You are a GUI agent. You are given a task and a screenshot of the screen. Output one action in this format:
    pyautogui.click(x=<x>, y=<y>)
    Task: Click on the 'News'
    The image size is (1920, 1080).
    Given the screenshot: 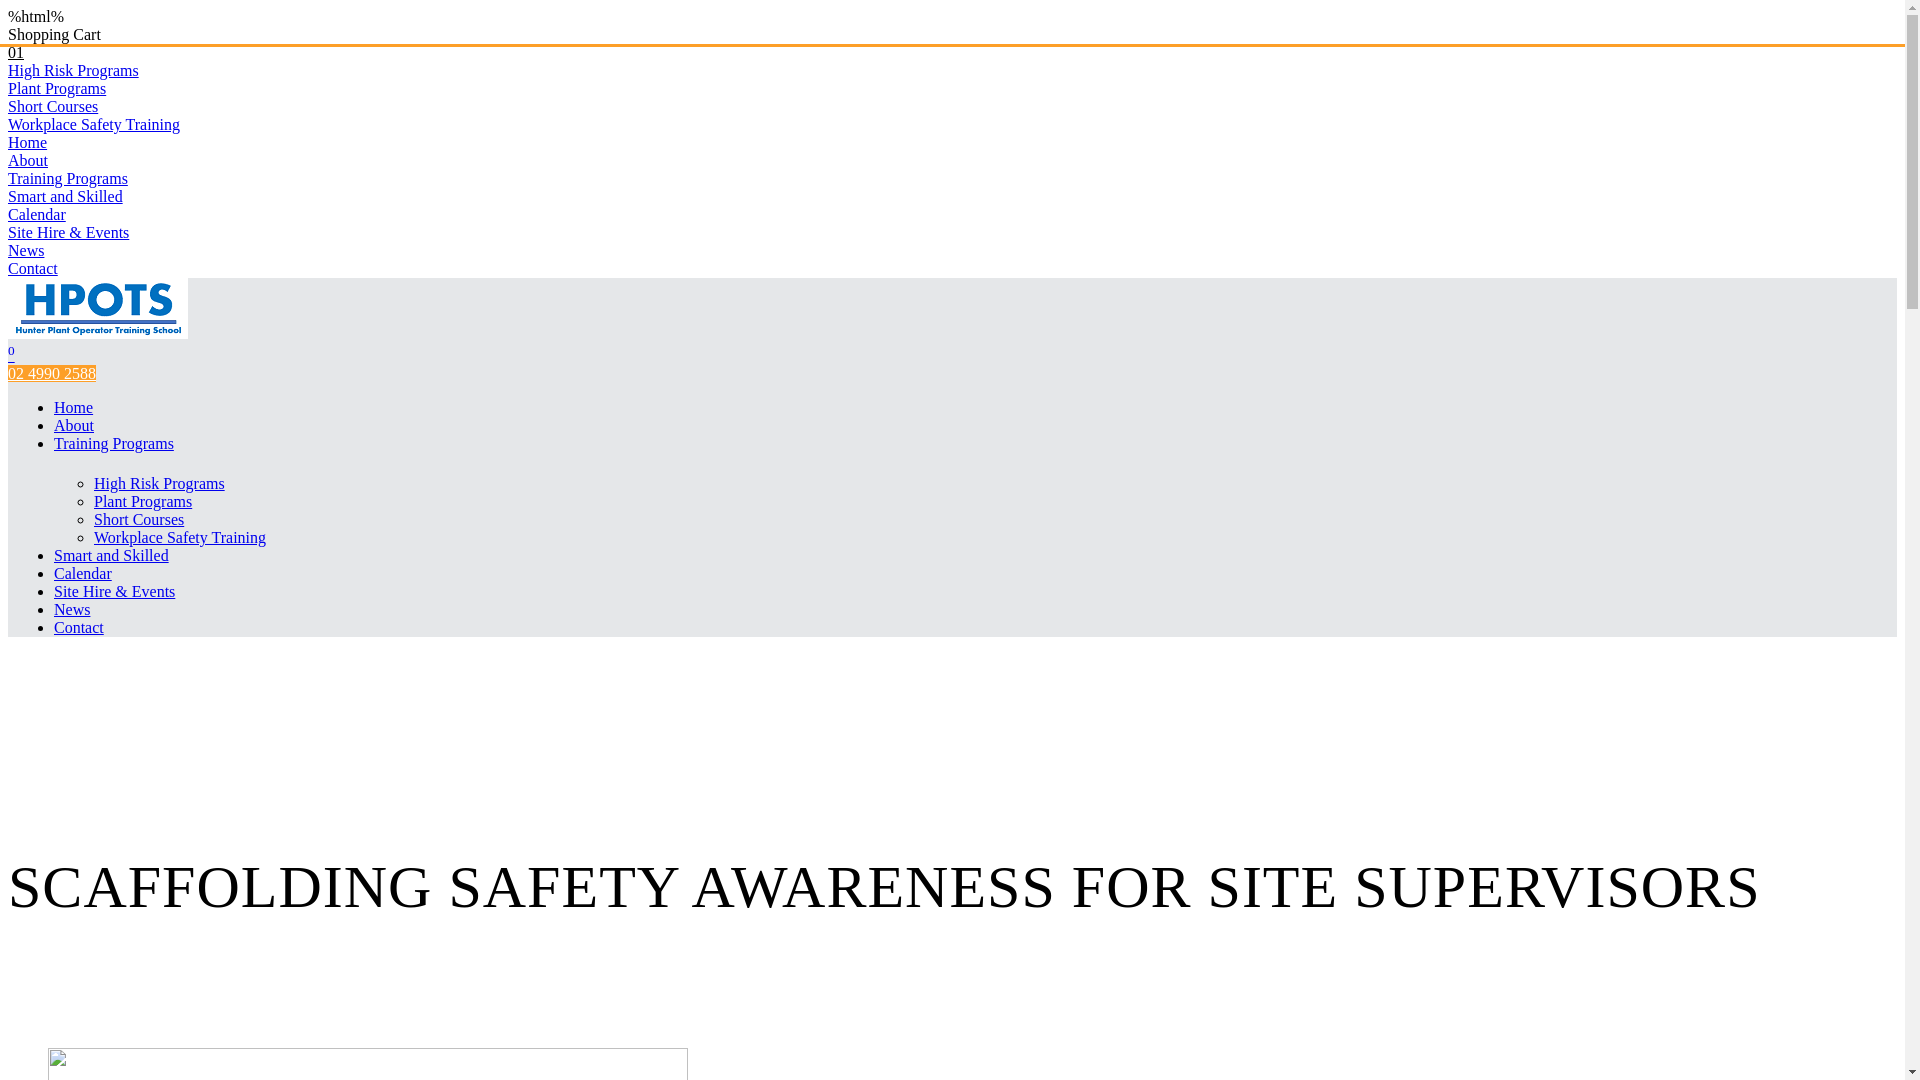 What is the action you would take?
    pyautogui.click(x=72, y=608)
    